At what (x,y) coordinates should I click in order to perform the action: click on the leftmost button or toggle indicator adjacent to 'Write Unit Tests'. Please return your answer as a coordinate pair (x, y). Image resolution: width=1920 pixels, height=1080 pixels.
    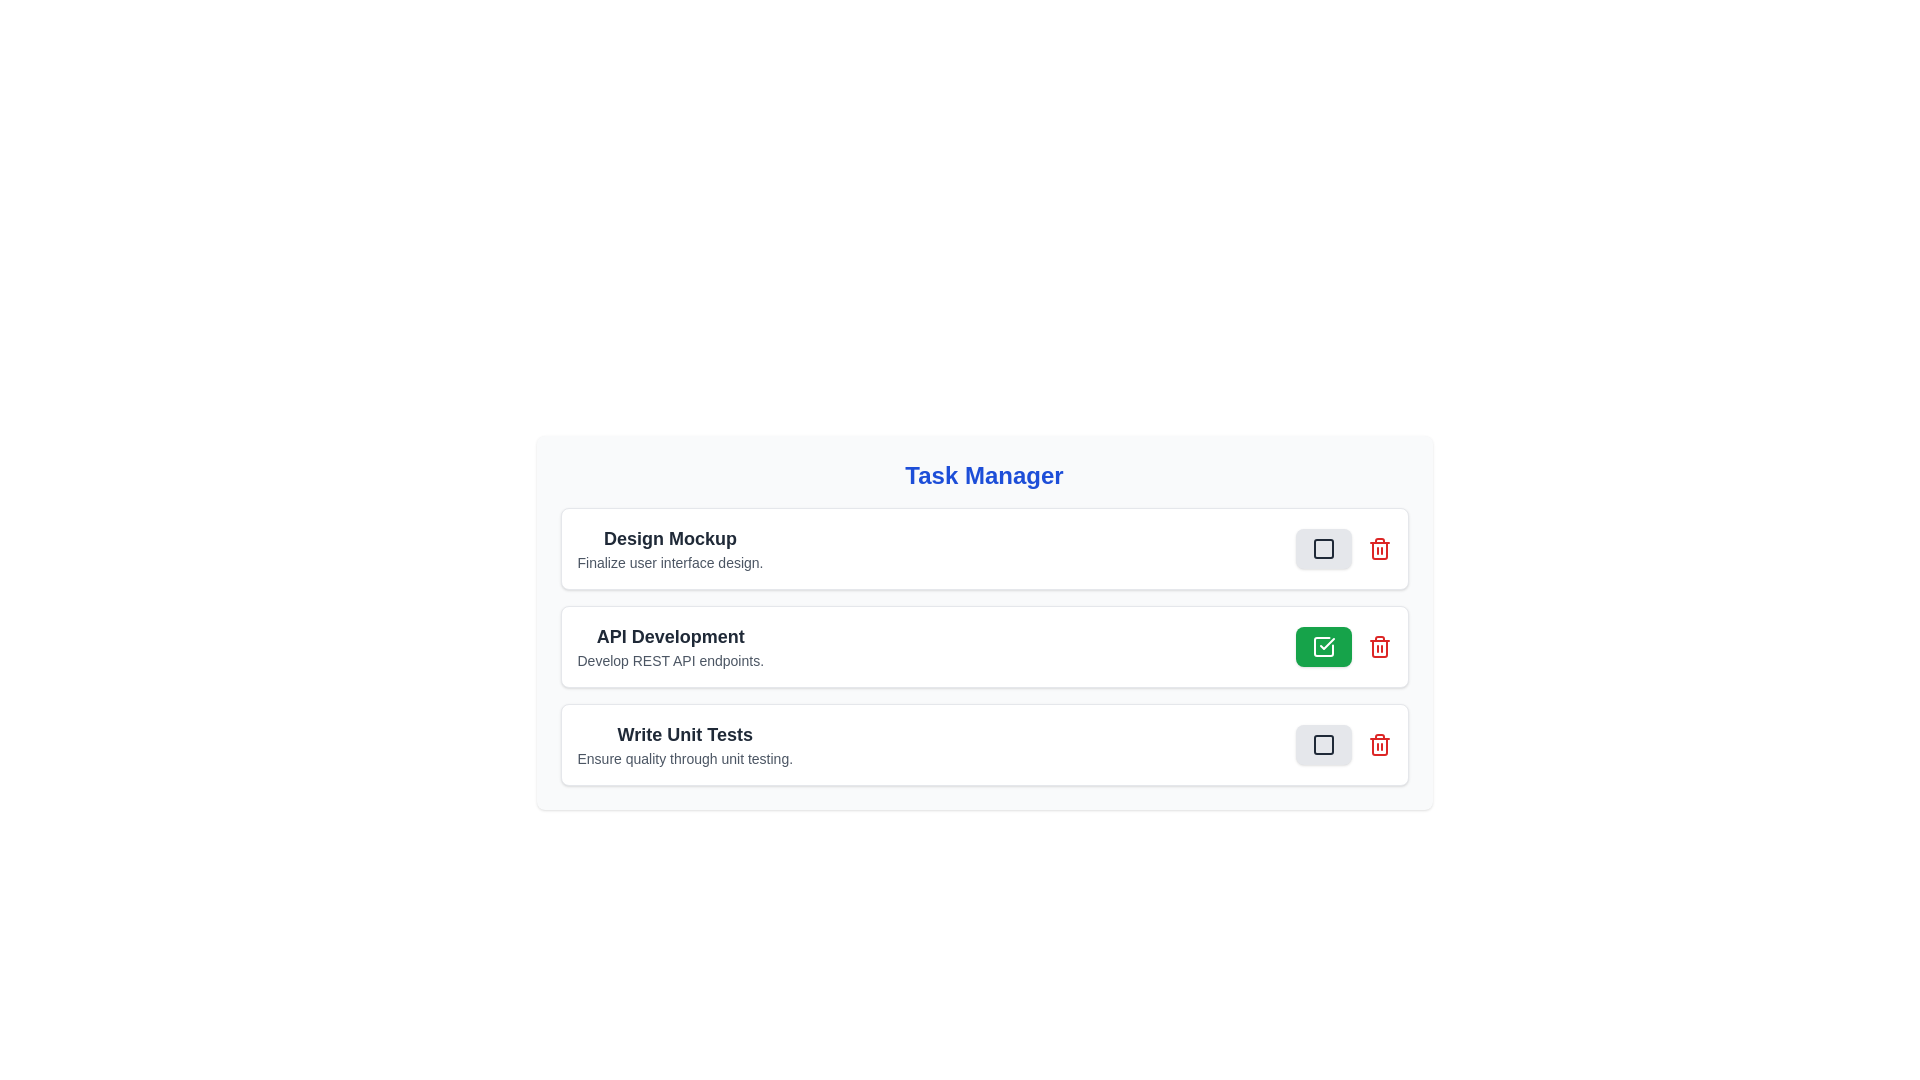
    Looking at the image, I should click on (1323, 744).